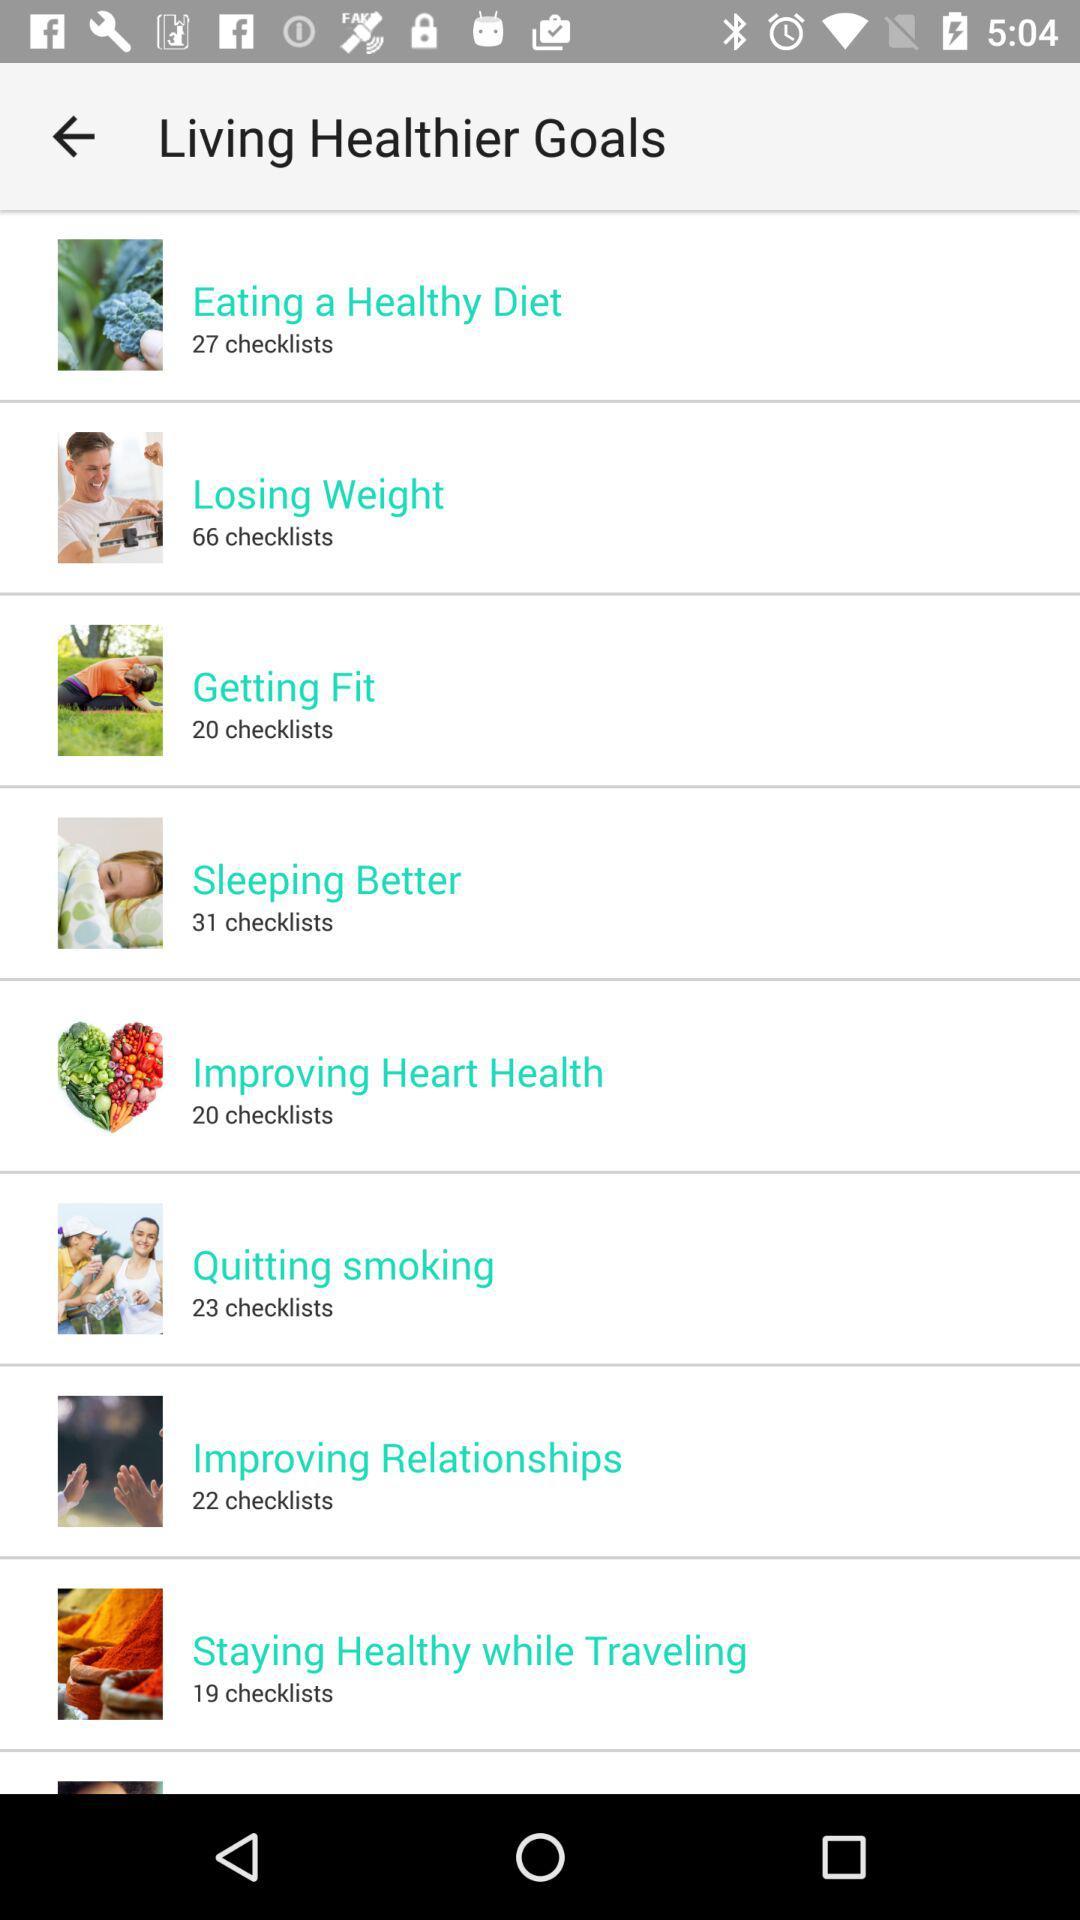 The height and width of the screenshot is (1920, 1080). I want to click on icon next to the living healthier goals app, so click(72, 135).